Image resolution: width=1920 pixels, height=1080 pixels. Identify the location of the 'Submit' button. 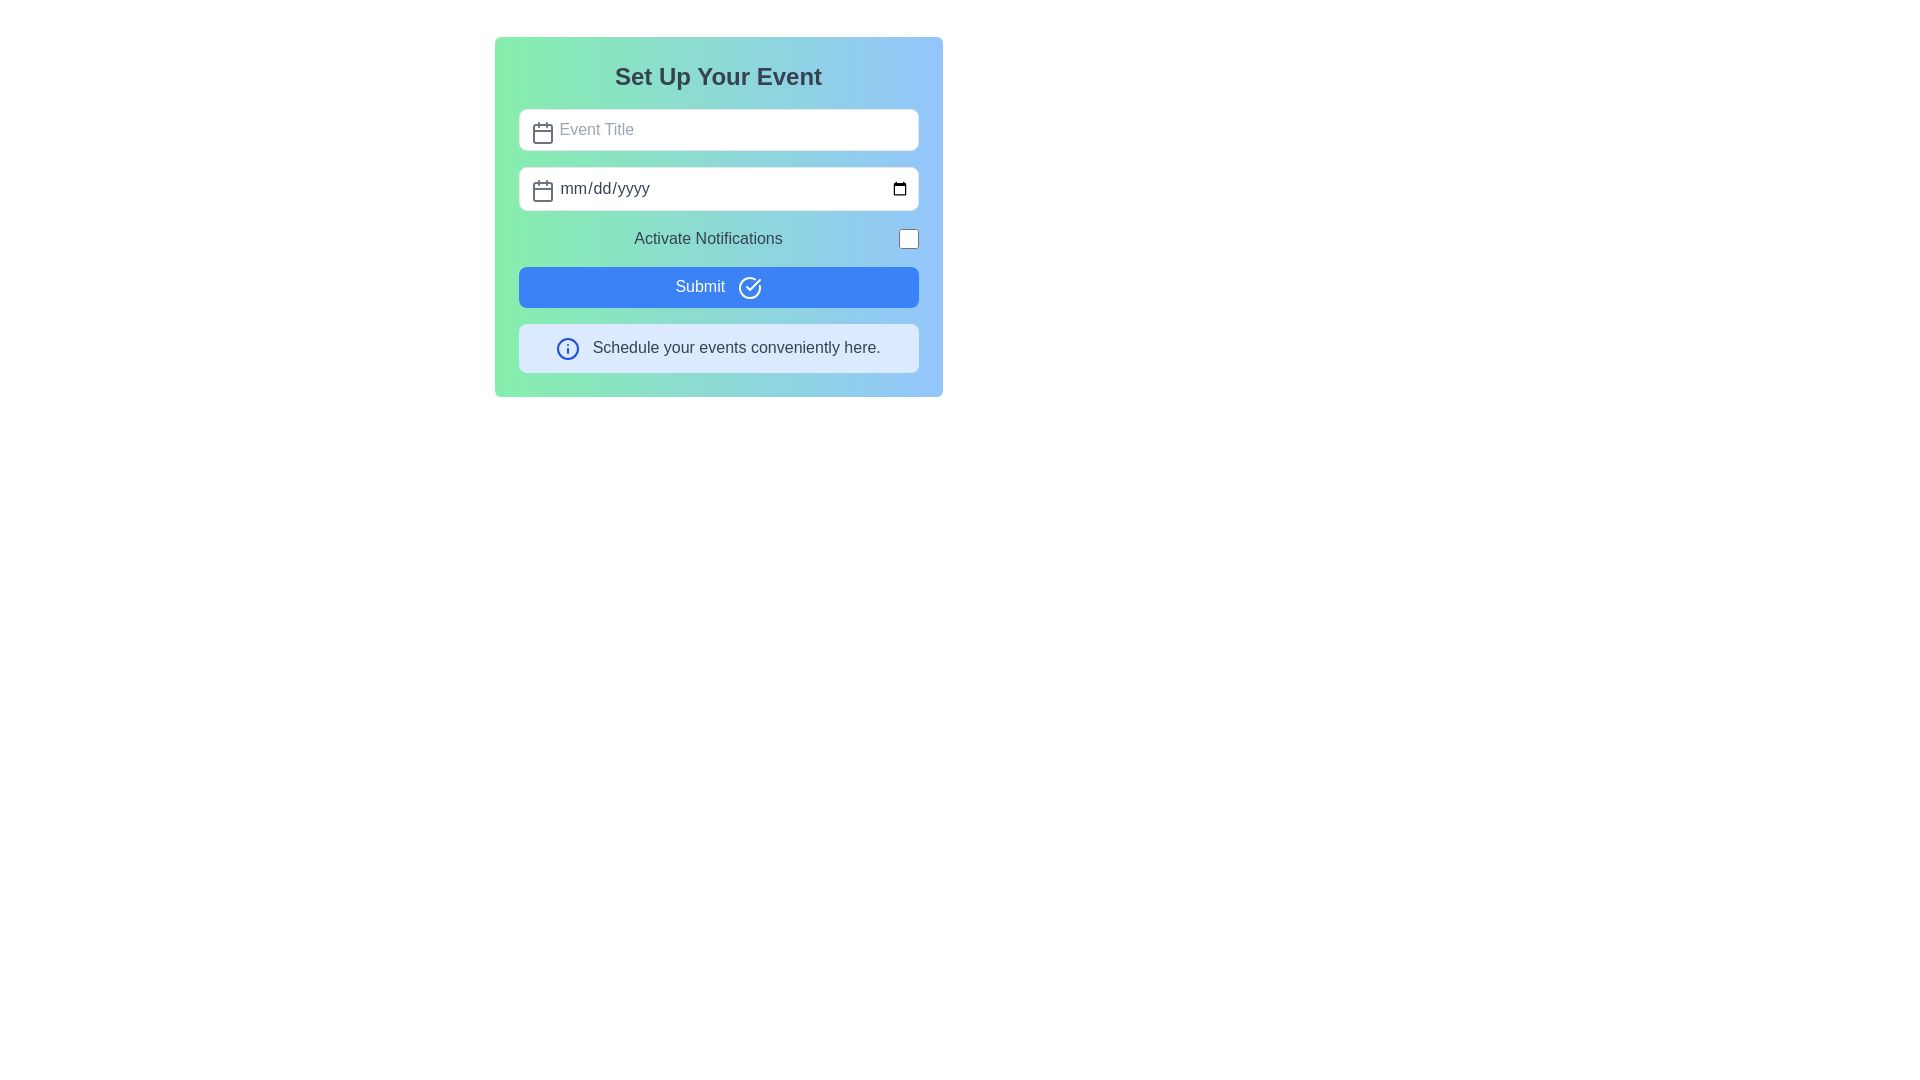
(752, 284).